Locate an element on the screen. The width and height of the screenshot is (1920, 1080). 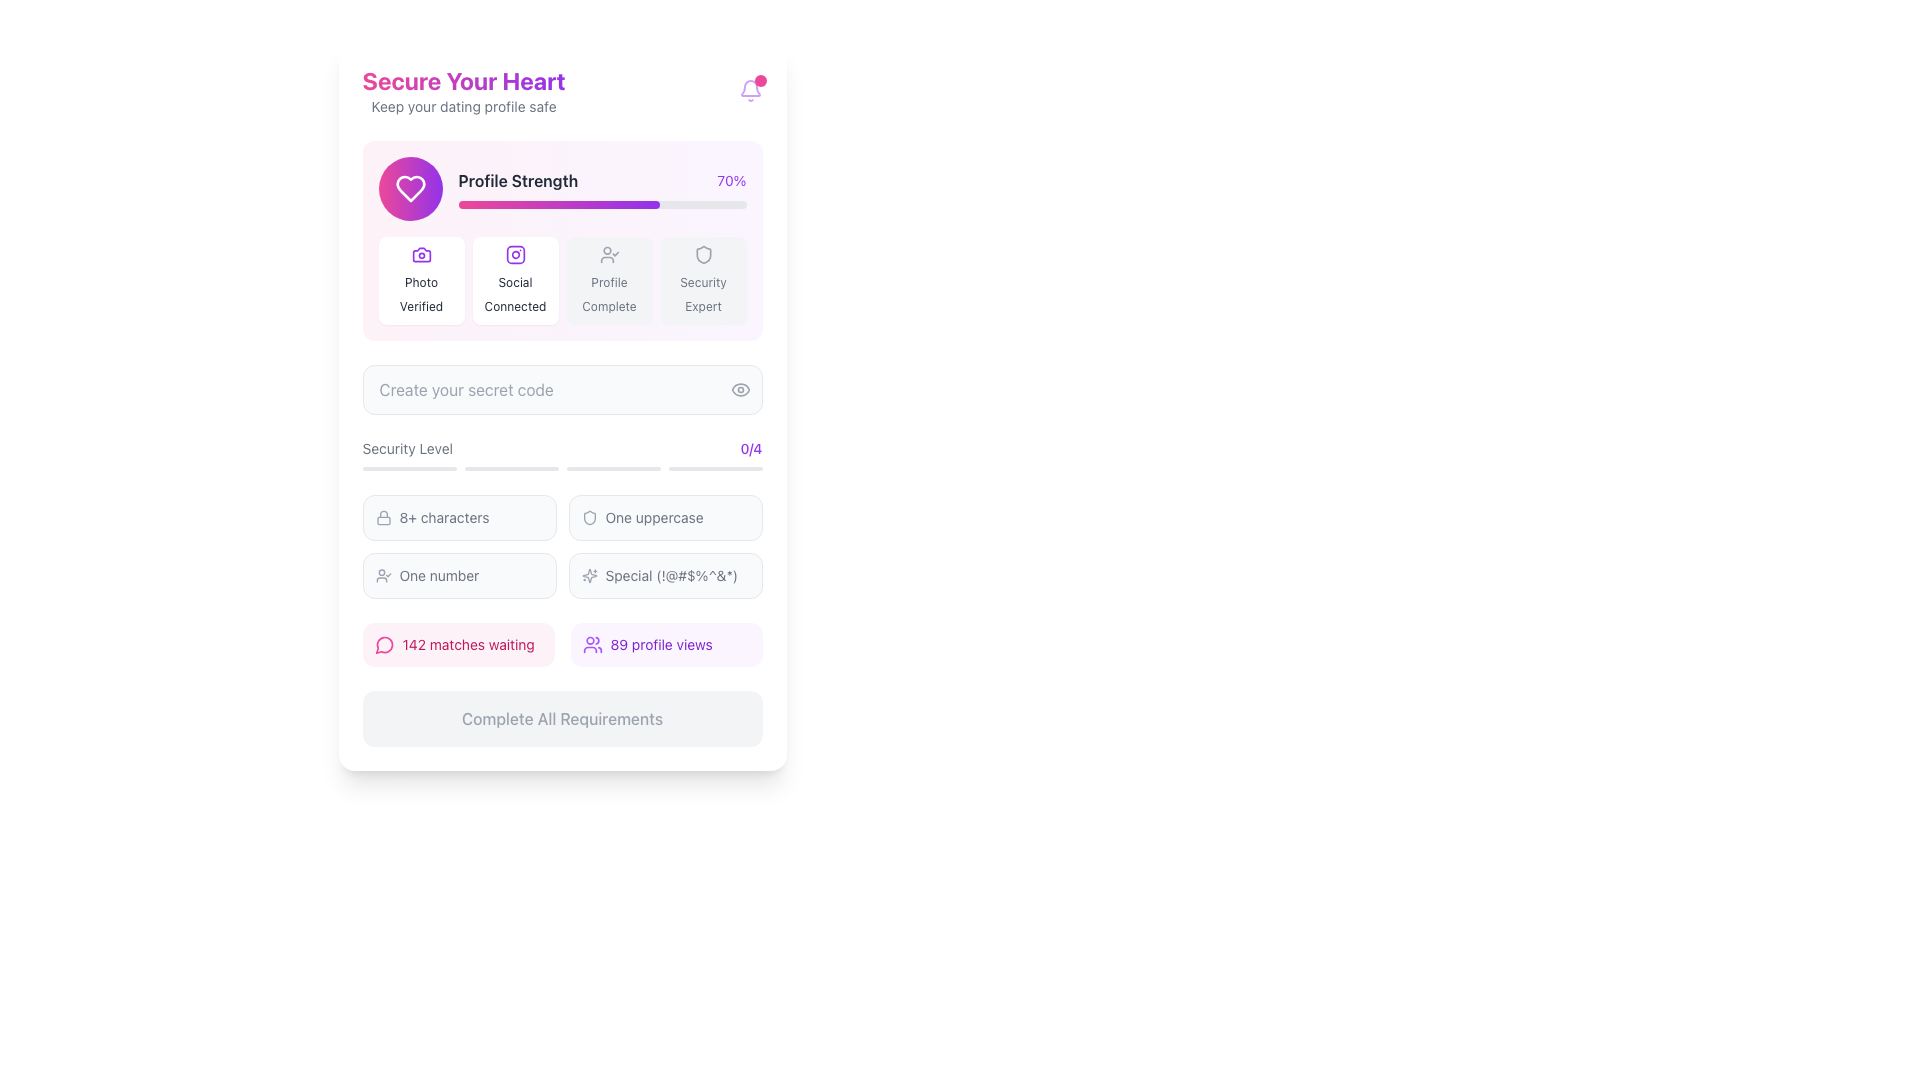
the descriptive Text Label indicating profile completion verification, located directly beneath the user icon with a check mark in the third column of the row is located at coordinates (608, 294).